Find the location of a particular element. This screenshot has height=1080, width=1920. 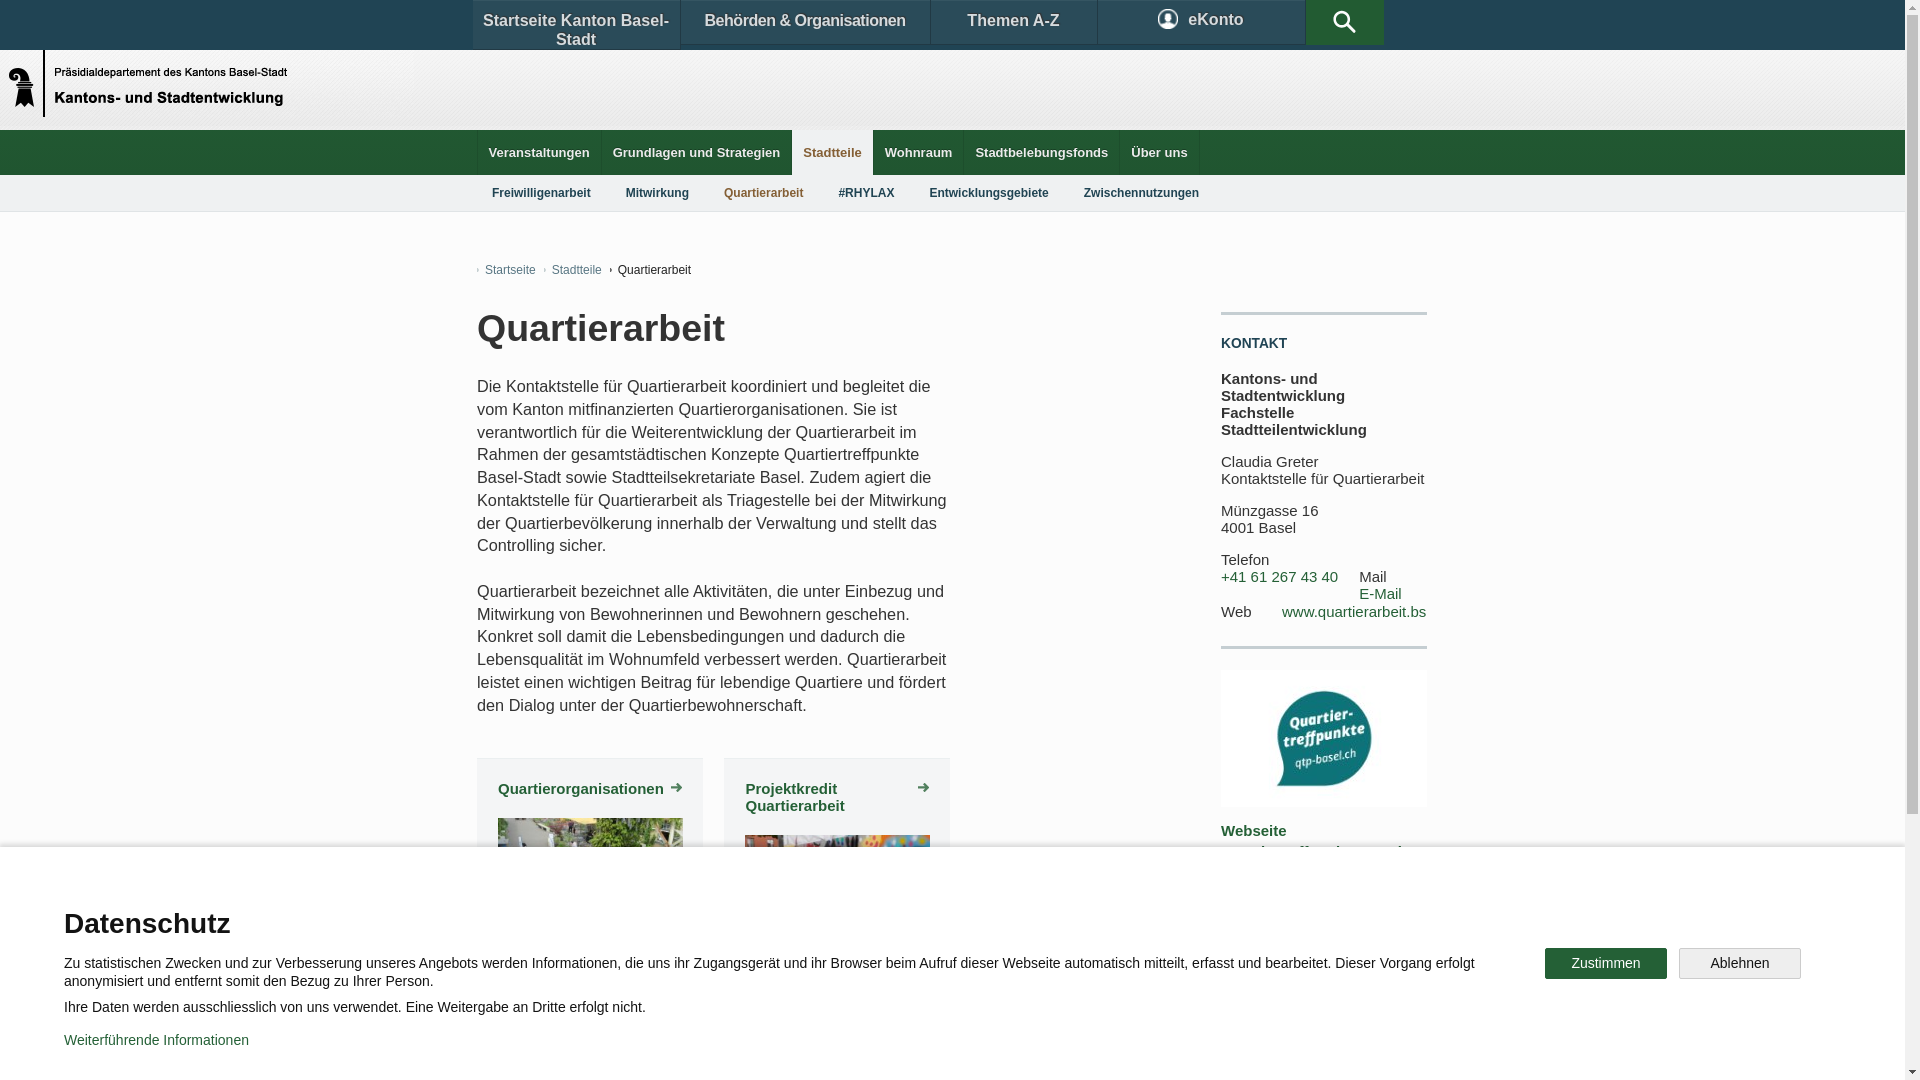

'Veranstaltungen' is located at coordinates (539, 151).